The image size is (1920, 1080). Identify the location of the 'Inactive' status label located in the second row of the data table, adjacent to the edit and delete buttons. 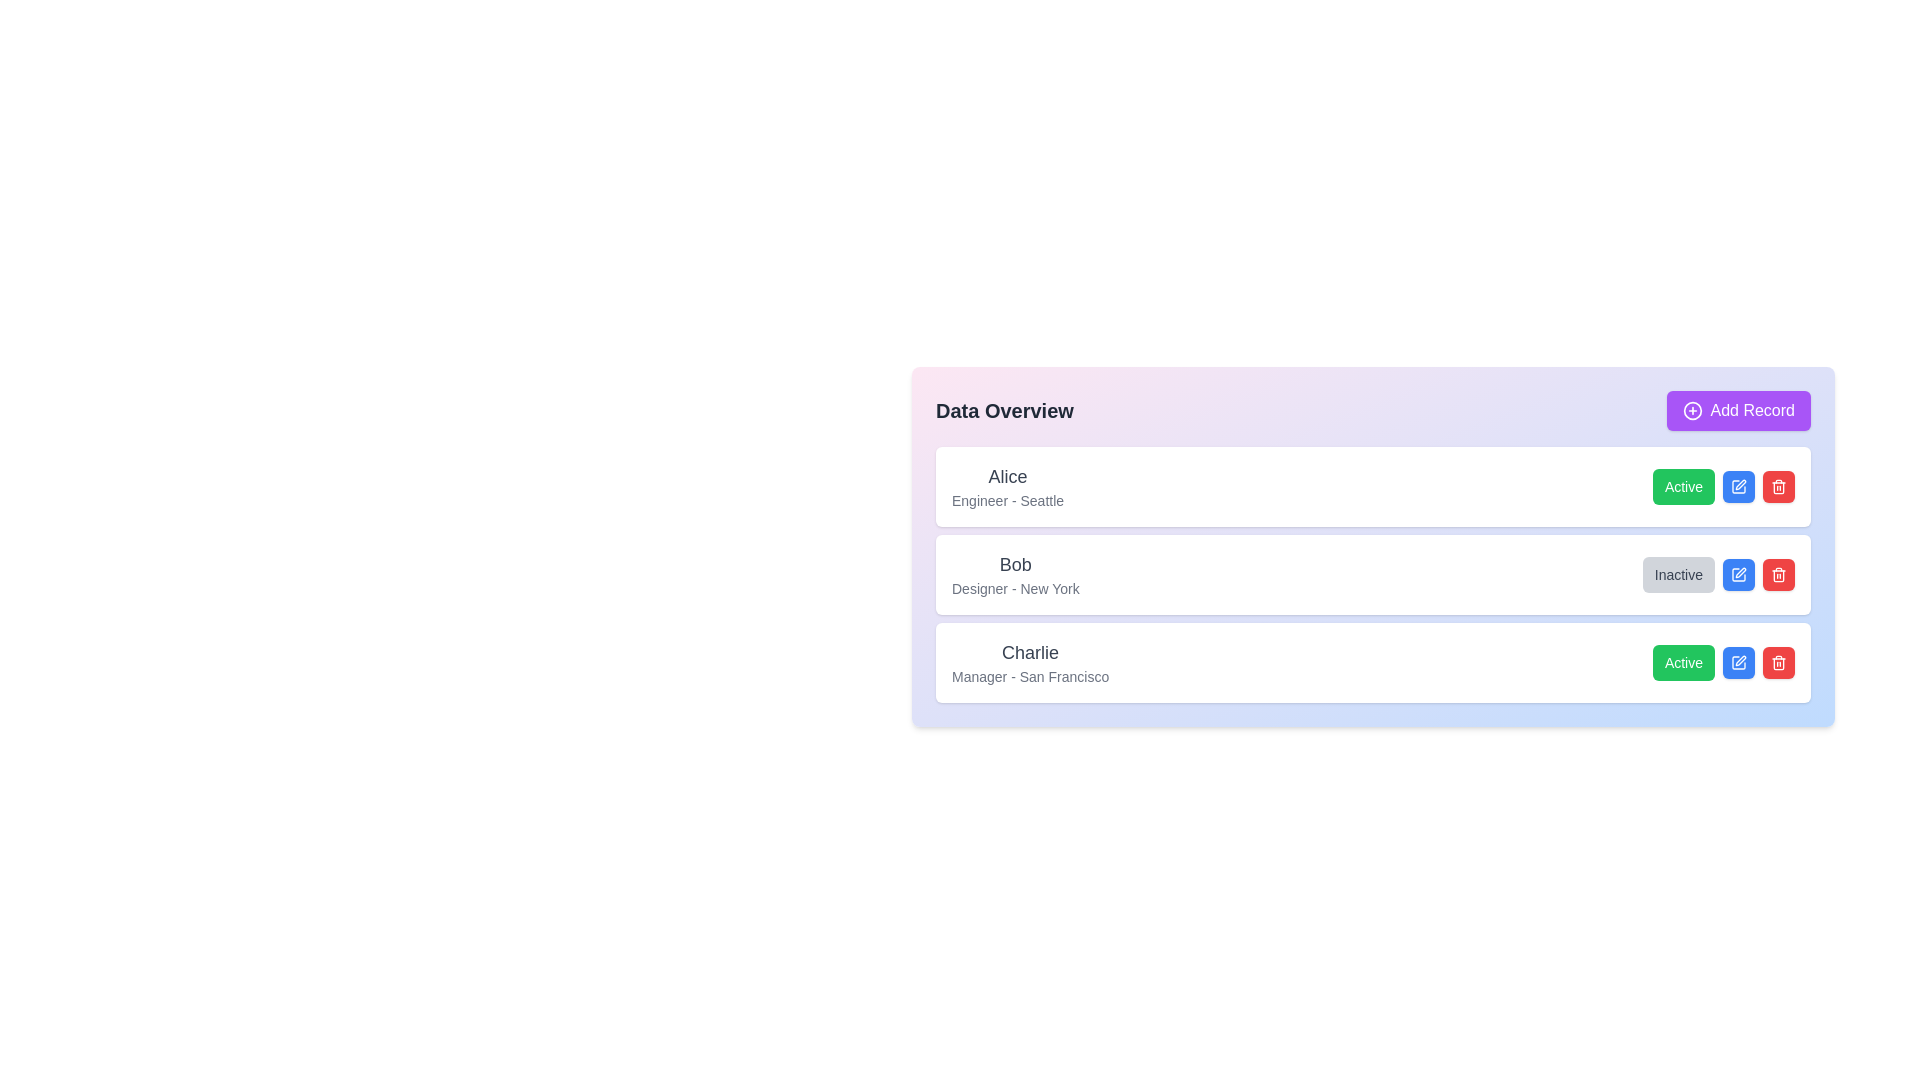
(1678, 574).